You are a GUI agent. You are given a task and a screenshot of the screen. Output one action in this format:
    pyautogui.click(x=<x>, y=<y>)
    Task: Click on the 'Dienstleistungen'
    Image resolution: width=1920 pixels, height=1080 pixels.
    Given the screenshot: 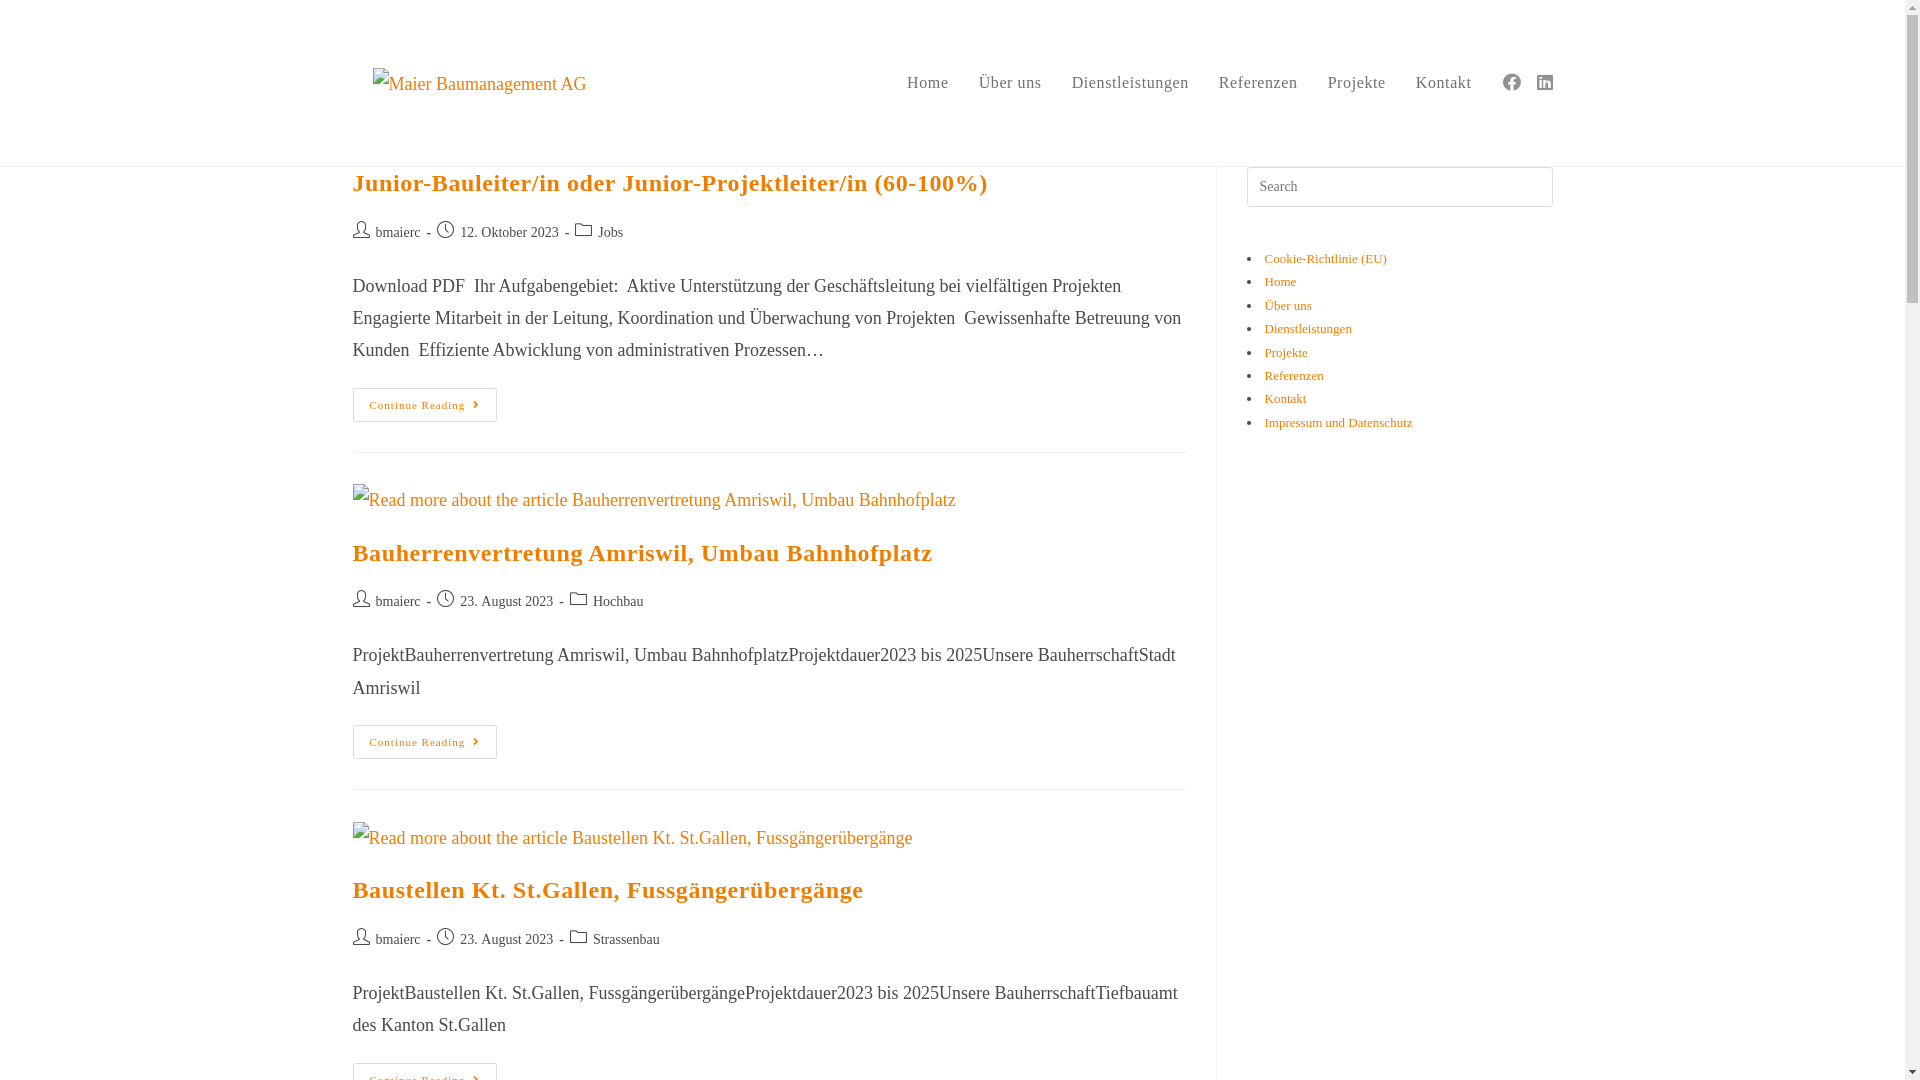 What is the action you would take?
    pyautogui.click(x=1130, y=82)
    